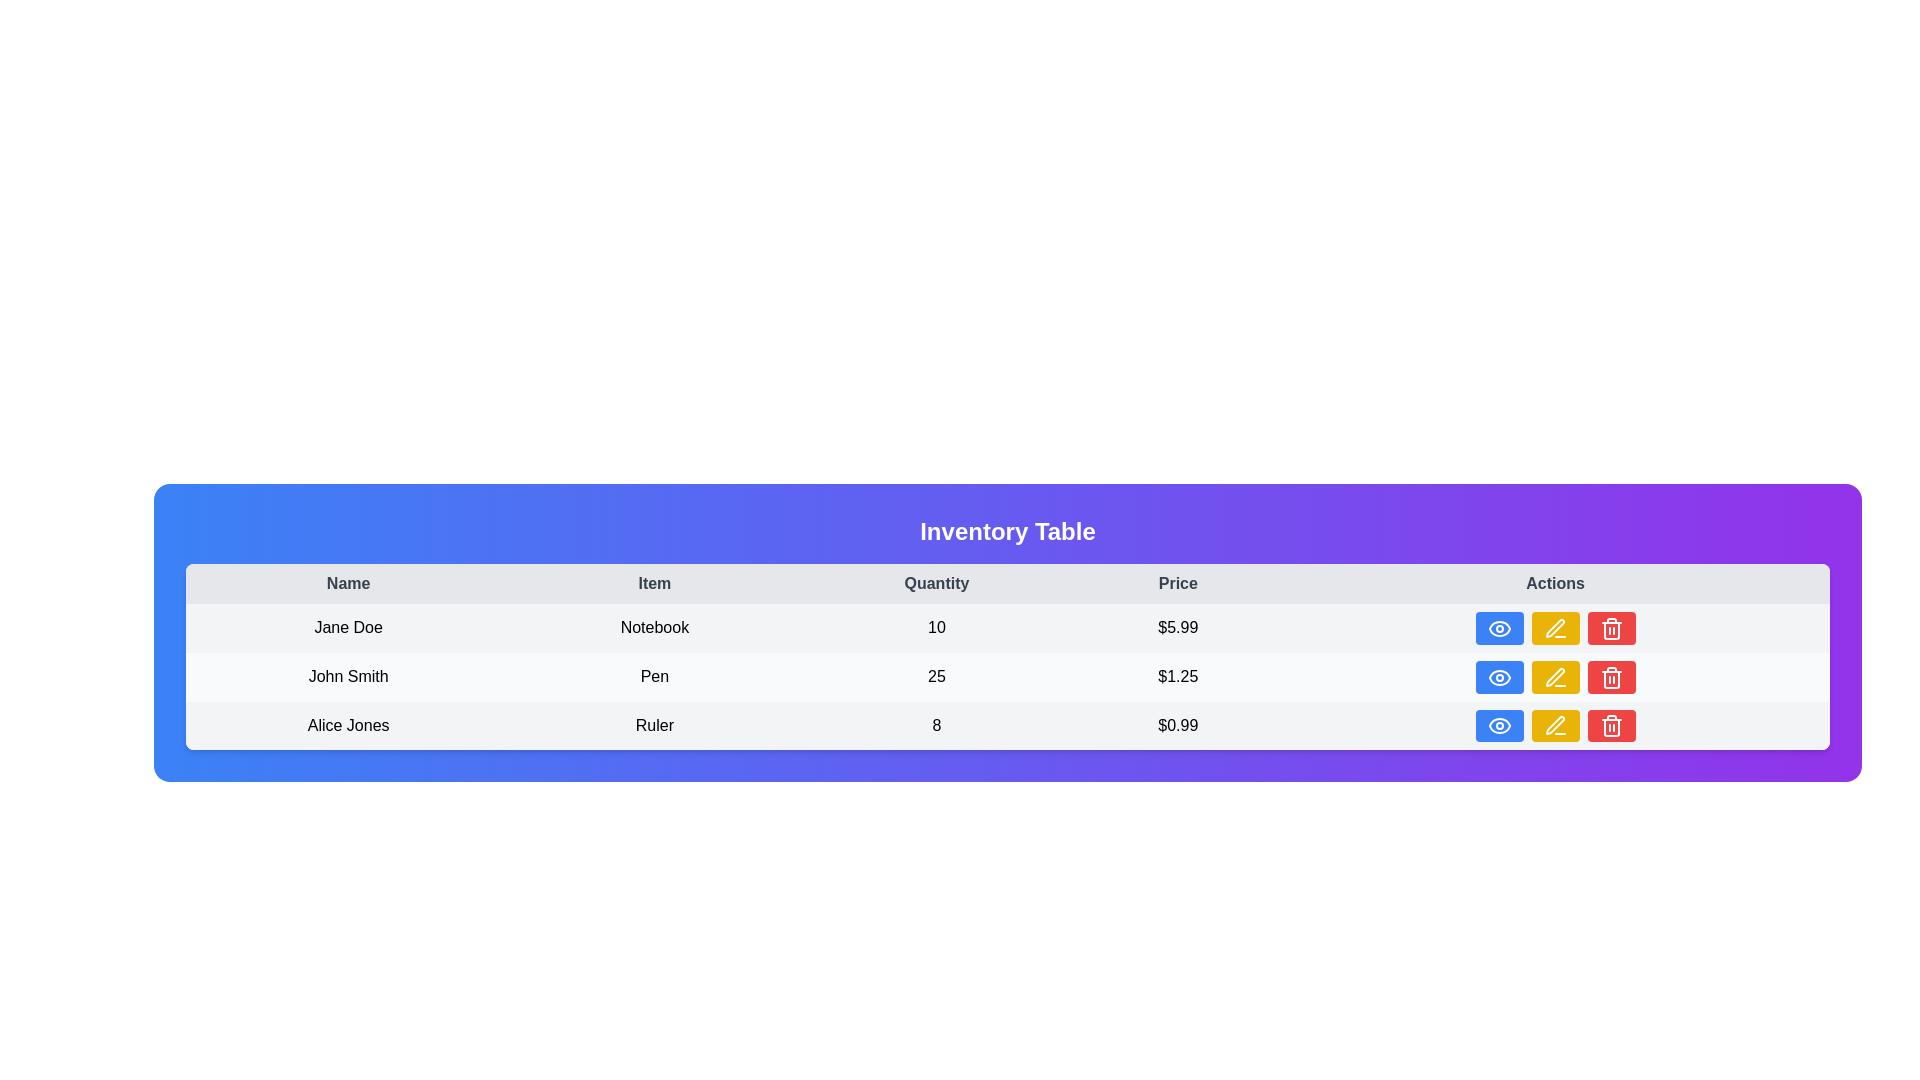 This screenshot has width=1920, height=1080. What do you see at coordinates (1554, 627) in the screenshot?
I see `the edit icon (pen) in the 'Actions' column for 'John Smith' to initiate an edit operation` at bounding box center [1554, 627].